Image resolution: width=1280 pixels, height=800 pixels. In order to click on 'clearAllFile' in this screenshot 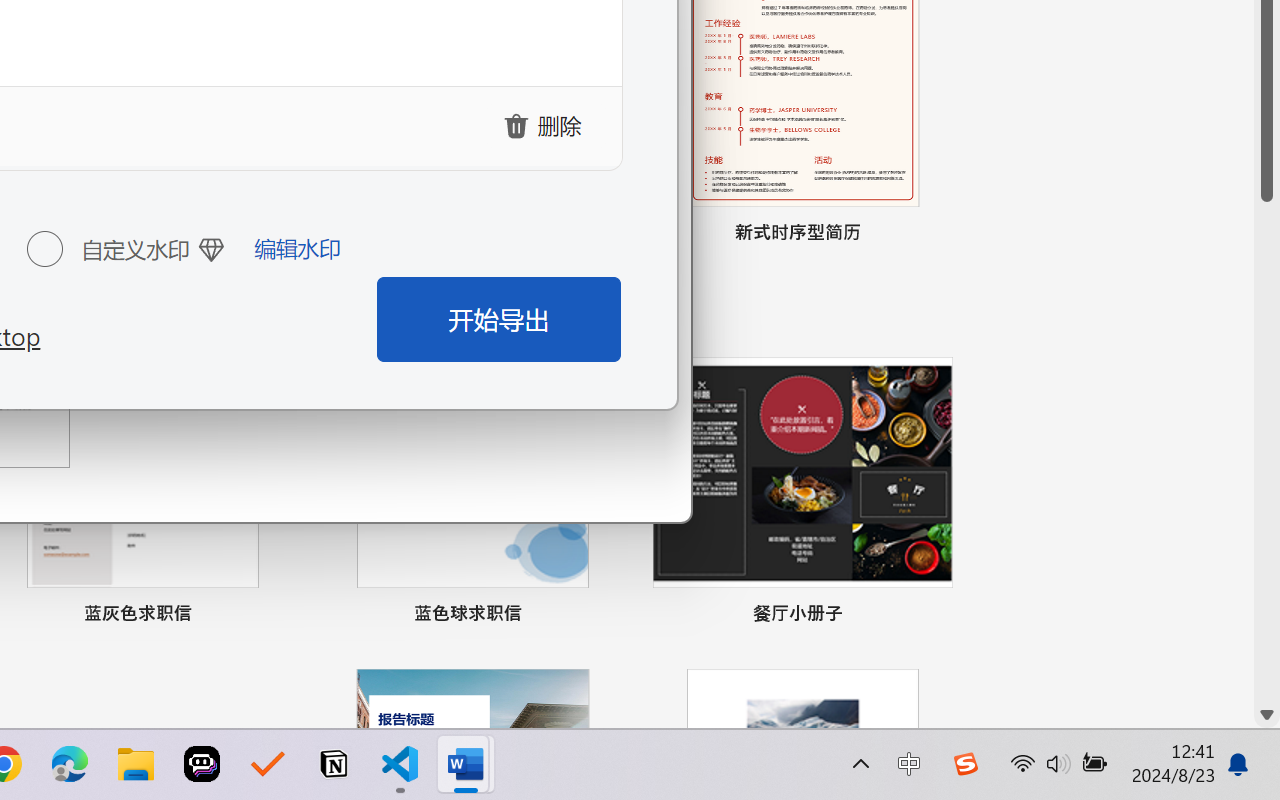, I will do `click(545, 124)`.